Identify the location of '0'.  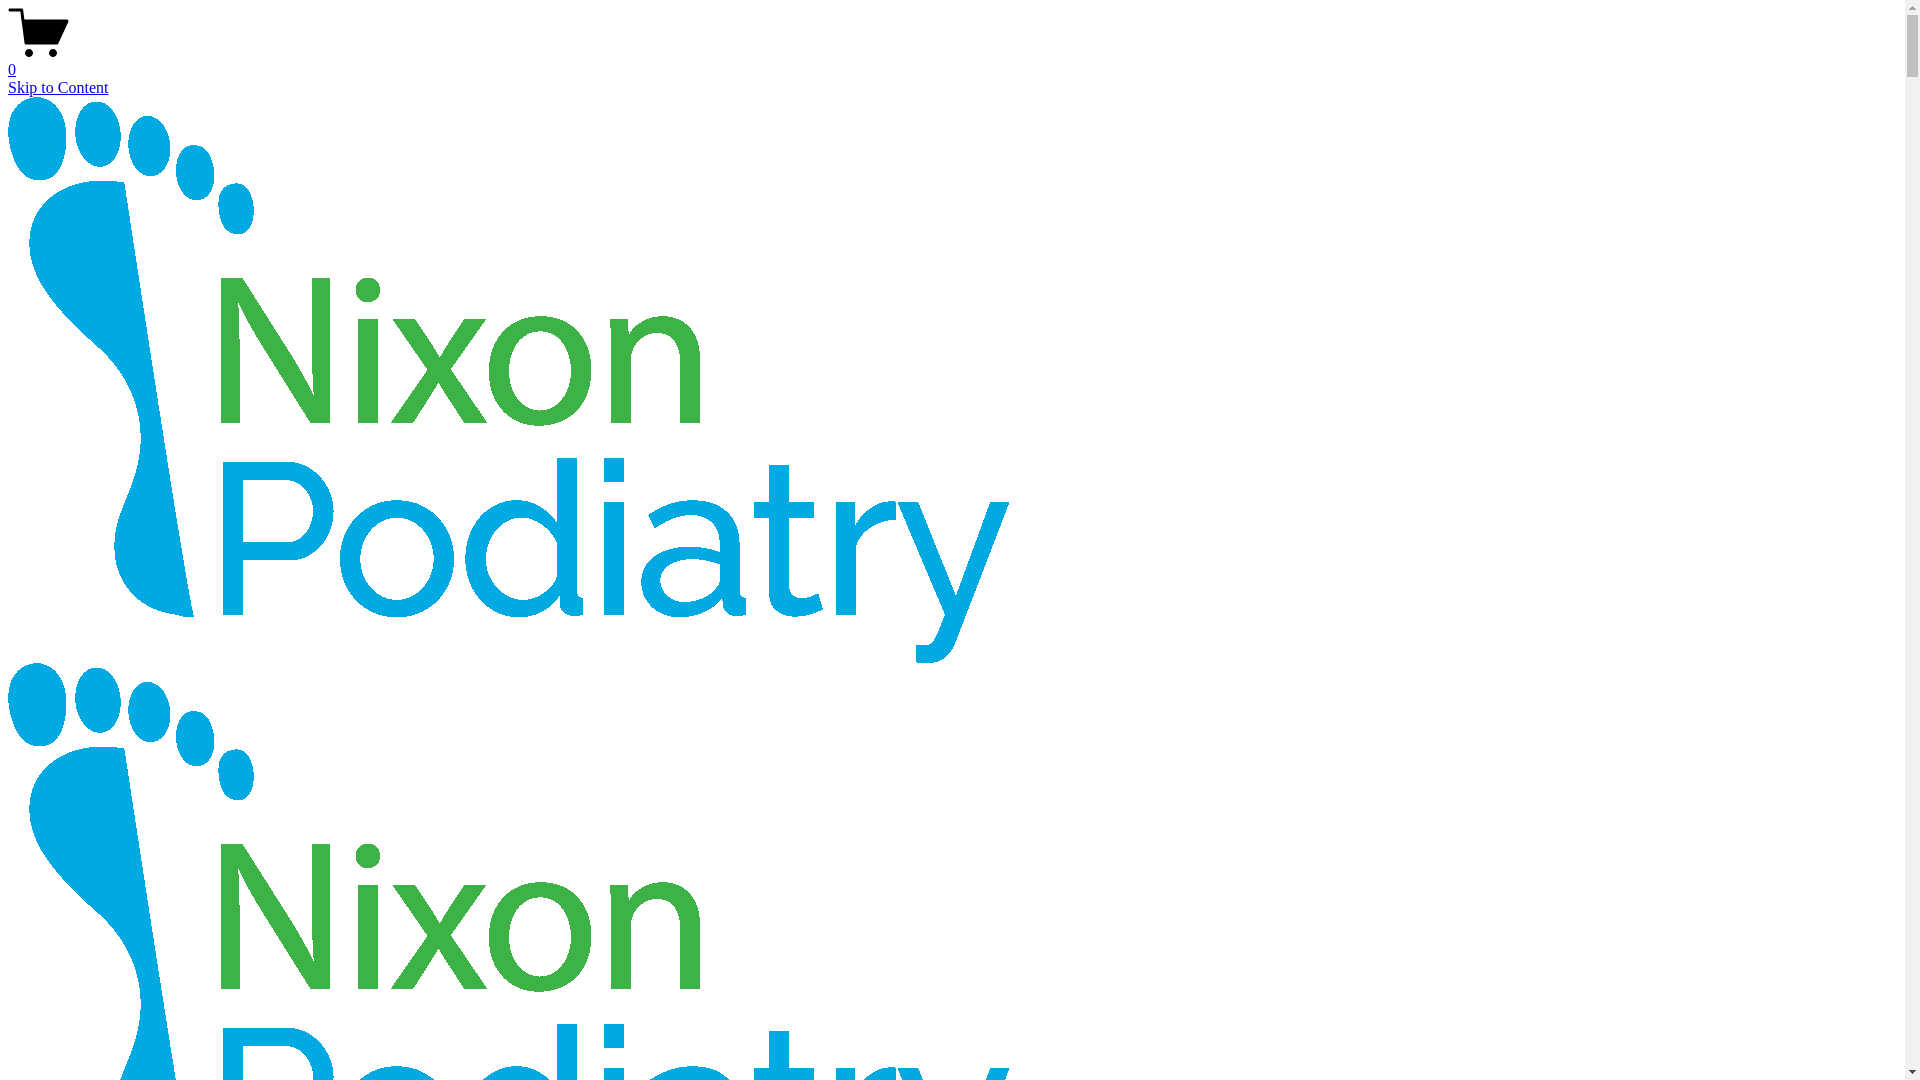
(951, 60).